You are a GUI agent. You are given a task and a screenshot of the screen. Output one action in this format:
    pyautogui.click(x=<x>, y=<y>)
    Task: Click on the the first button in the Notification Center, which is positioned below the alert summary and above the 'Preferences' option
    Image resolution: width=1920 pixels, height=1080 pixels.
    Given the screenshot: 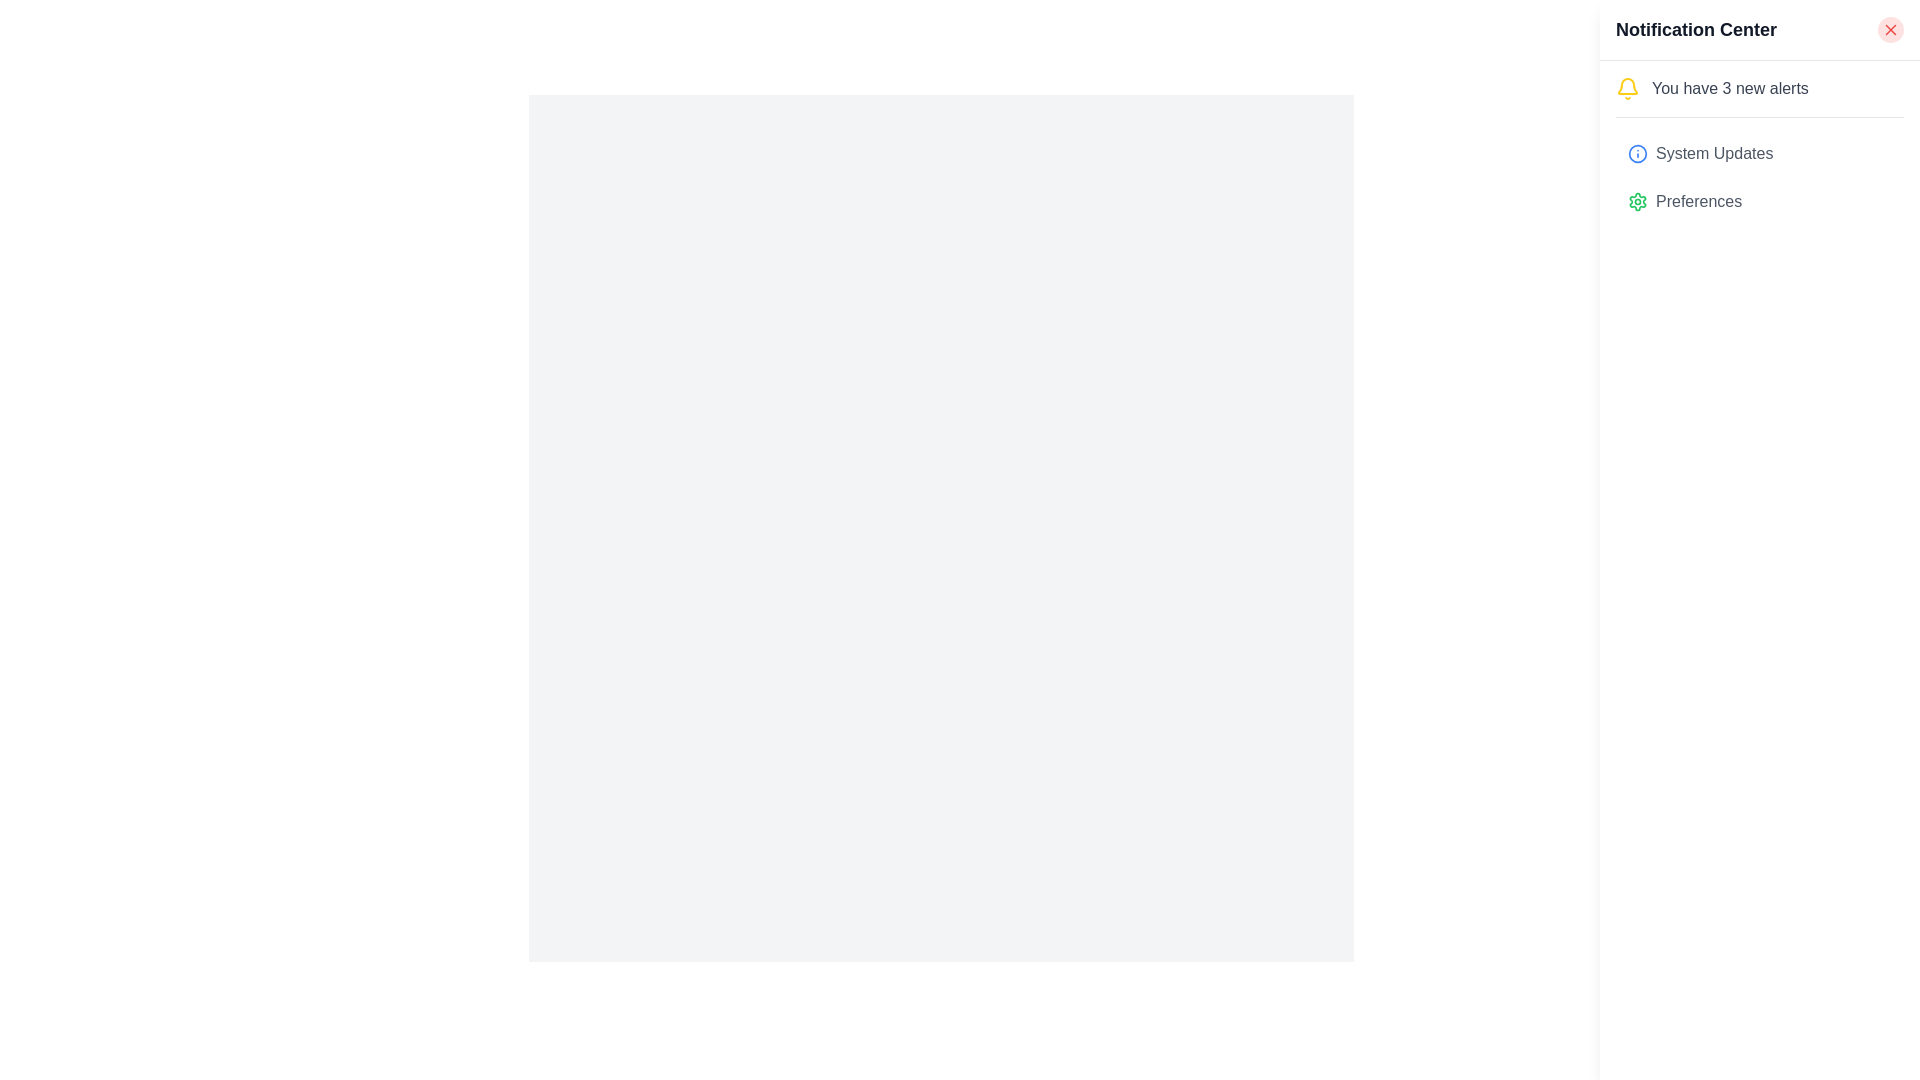 What is the action you would take?
    pyautogui.click(x=1760, y=153)
    